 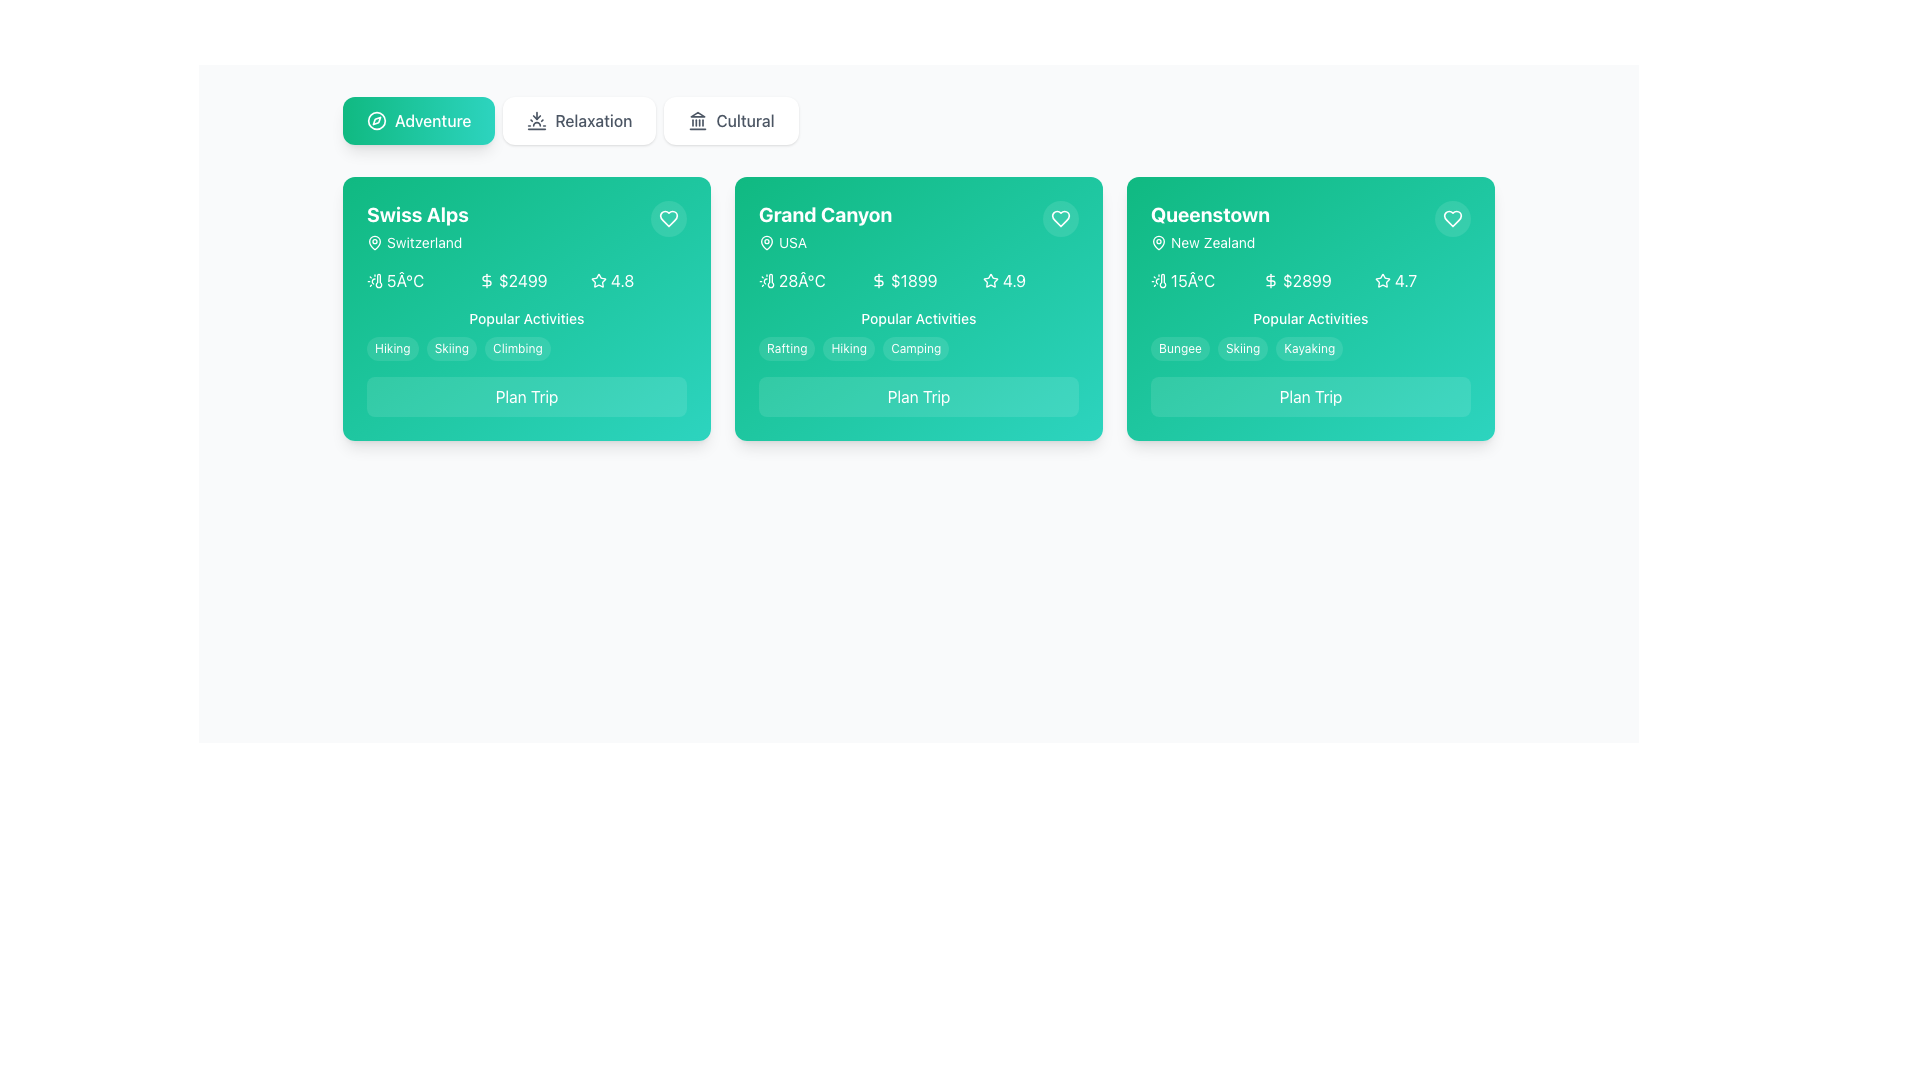 I want to click on the informational block displaying temperature, price, and rating details for the 'Grand Canyon' destination, so click(x=917, y=281).